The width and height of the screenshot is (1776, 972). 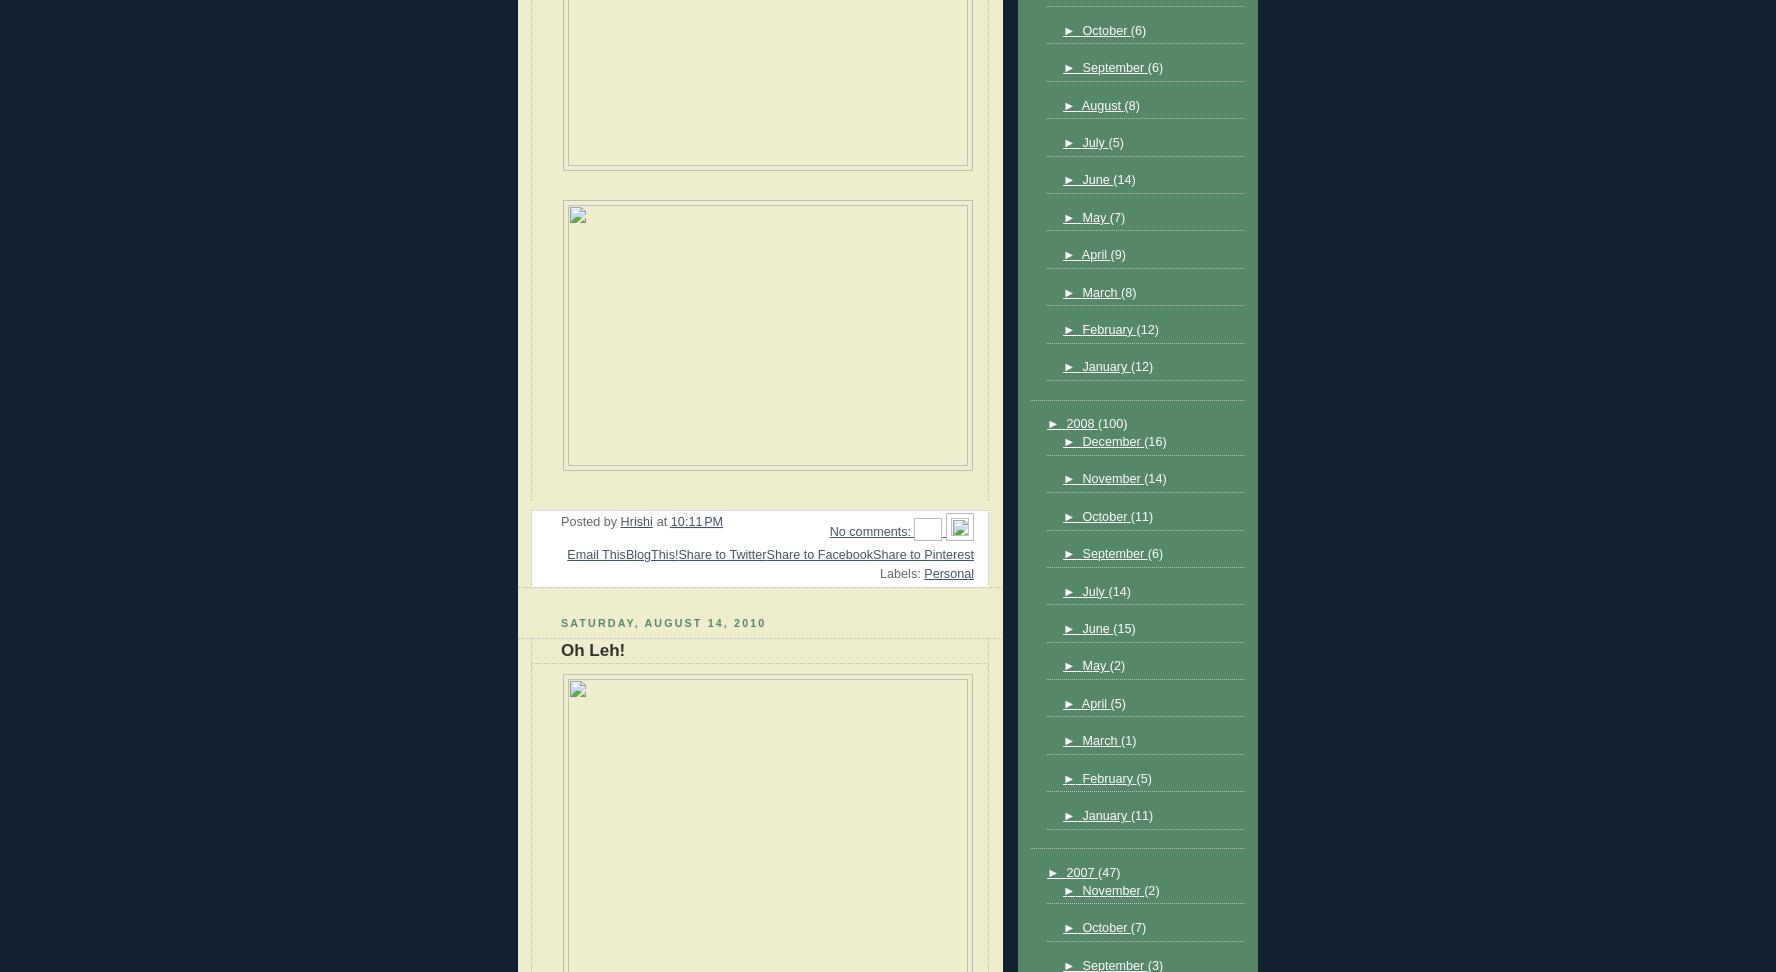 I want to click on 'Personal', so click(x=947, y=571).